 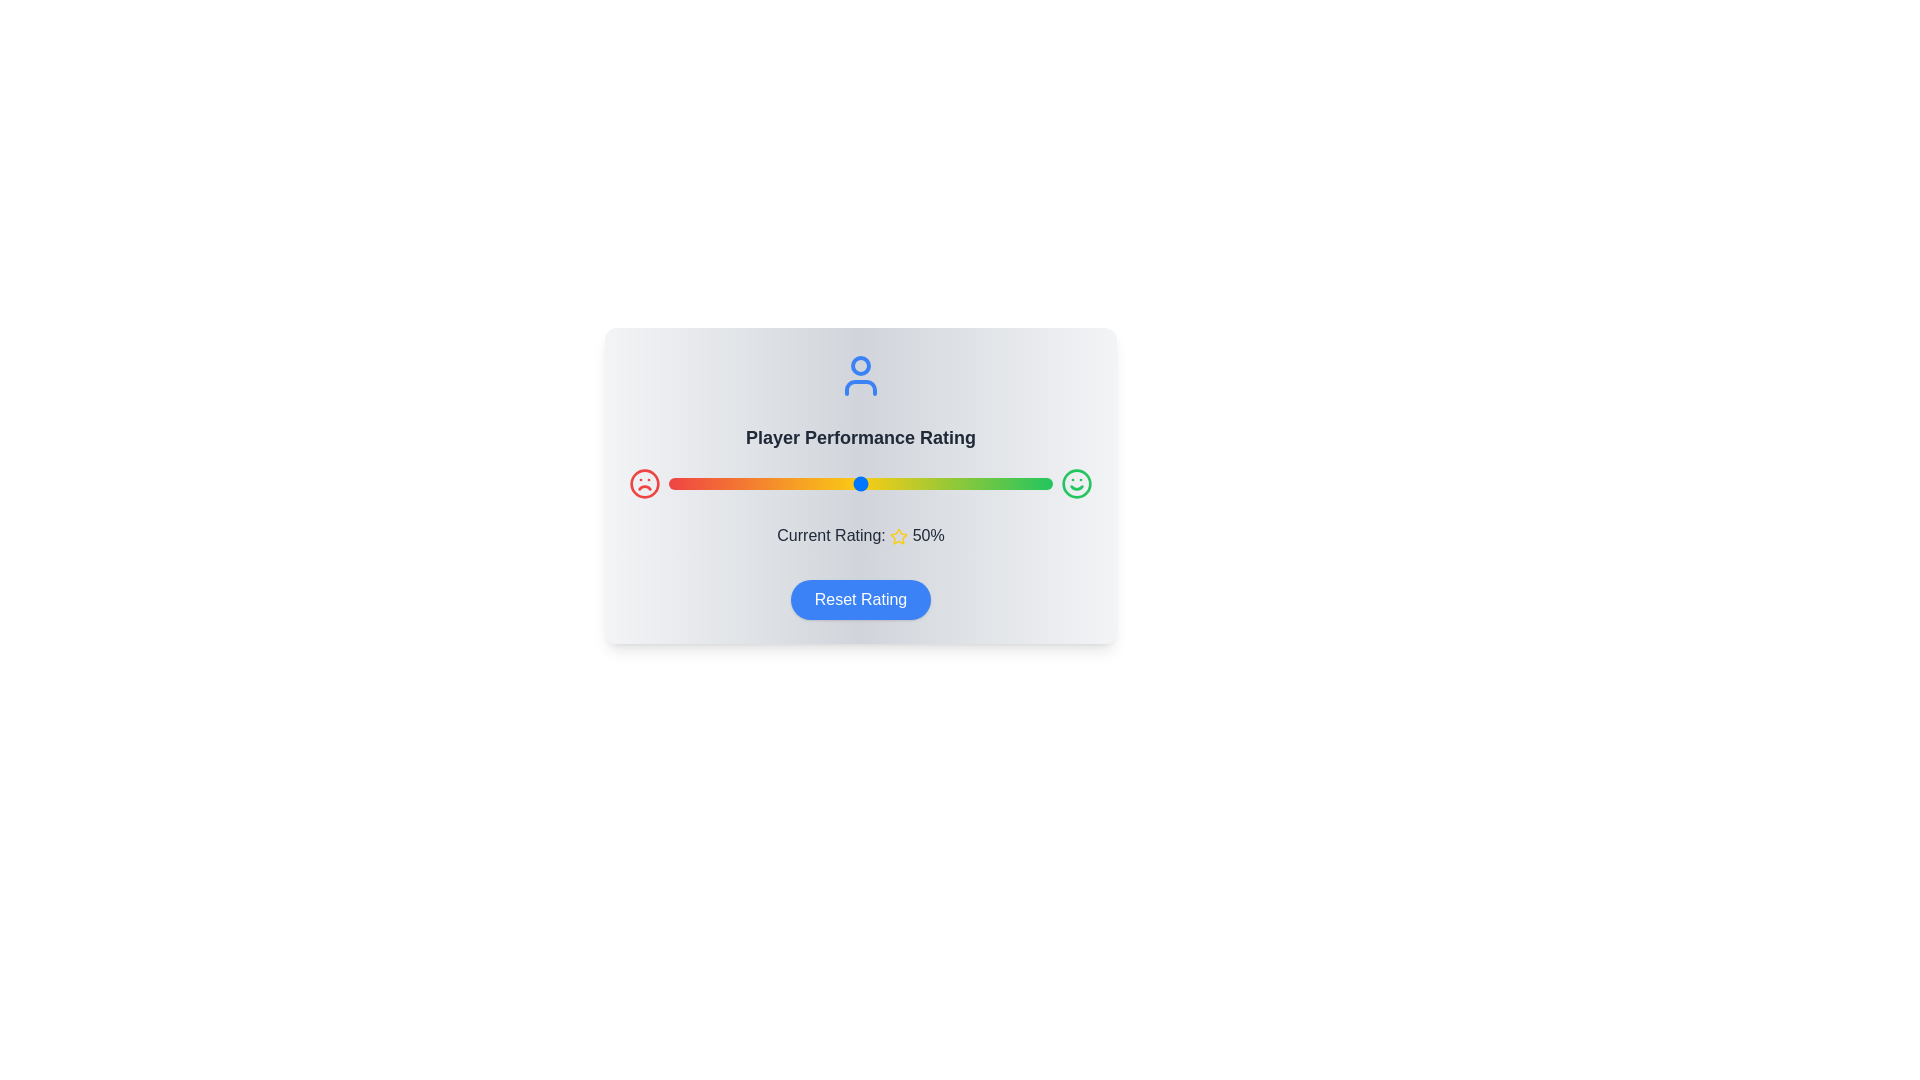 What do you see at coordinates (1014, 483) in the screenshot?
I see `the rating slider to 90%` at bounding box center [1014, 483].